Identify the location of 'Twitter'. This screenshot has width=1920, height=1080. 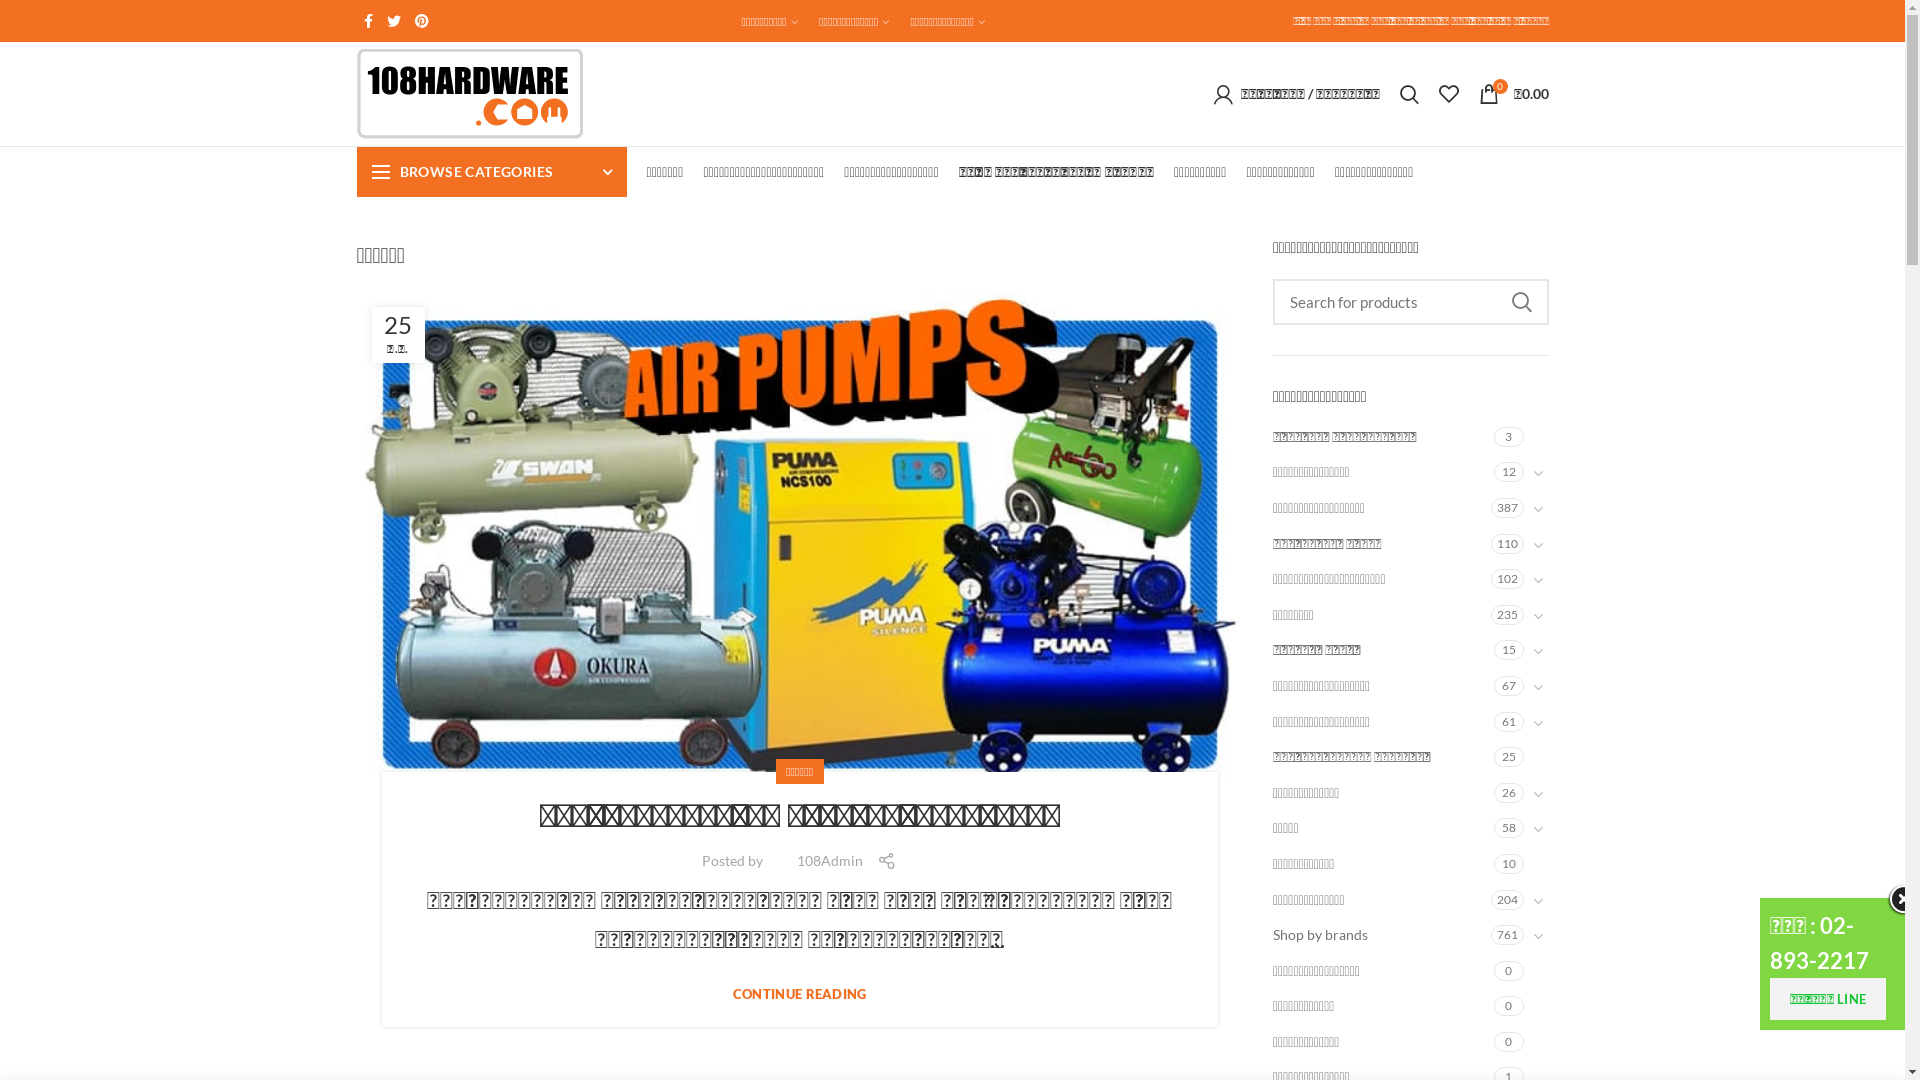
(393, 20).